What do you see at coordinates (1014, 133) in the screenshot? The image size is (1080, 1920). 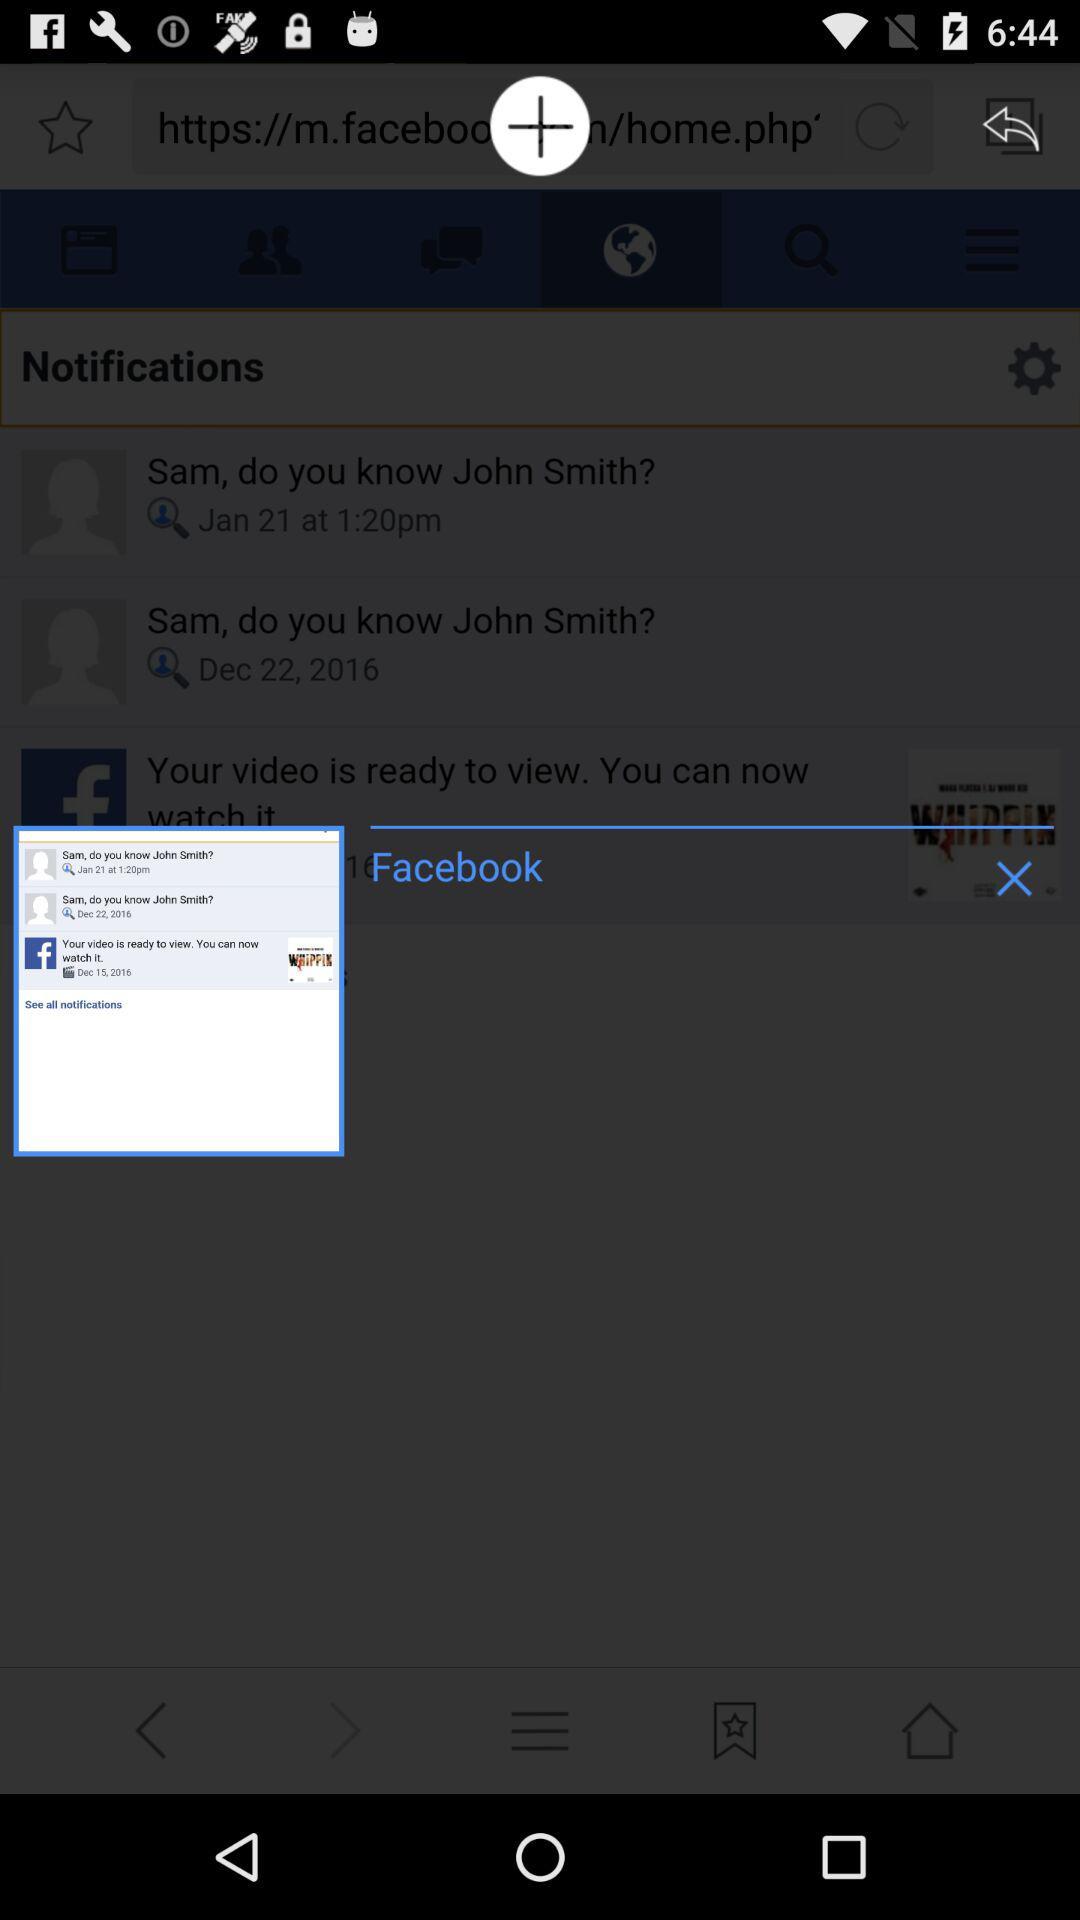 I see `the reply icon` at bounding box center [1014, 133].